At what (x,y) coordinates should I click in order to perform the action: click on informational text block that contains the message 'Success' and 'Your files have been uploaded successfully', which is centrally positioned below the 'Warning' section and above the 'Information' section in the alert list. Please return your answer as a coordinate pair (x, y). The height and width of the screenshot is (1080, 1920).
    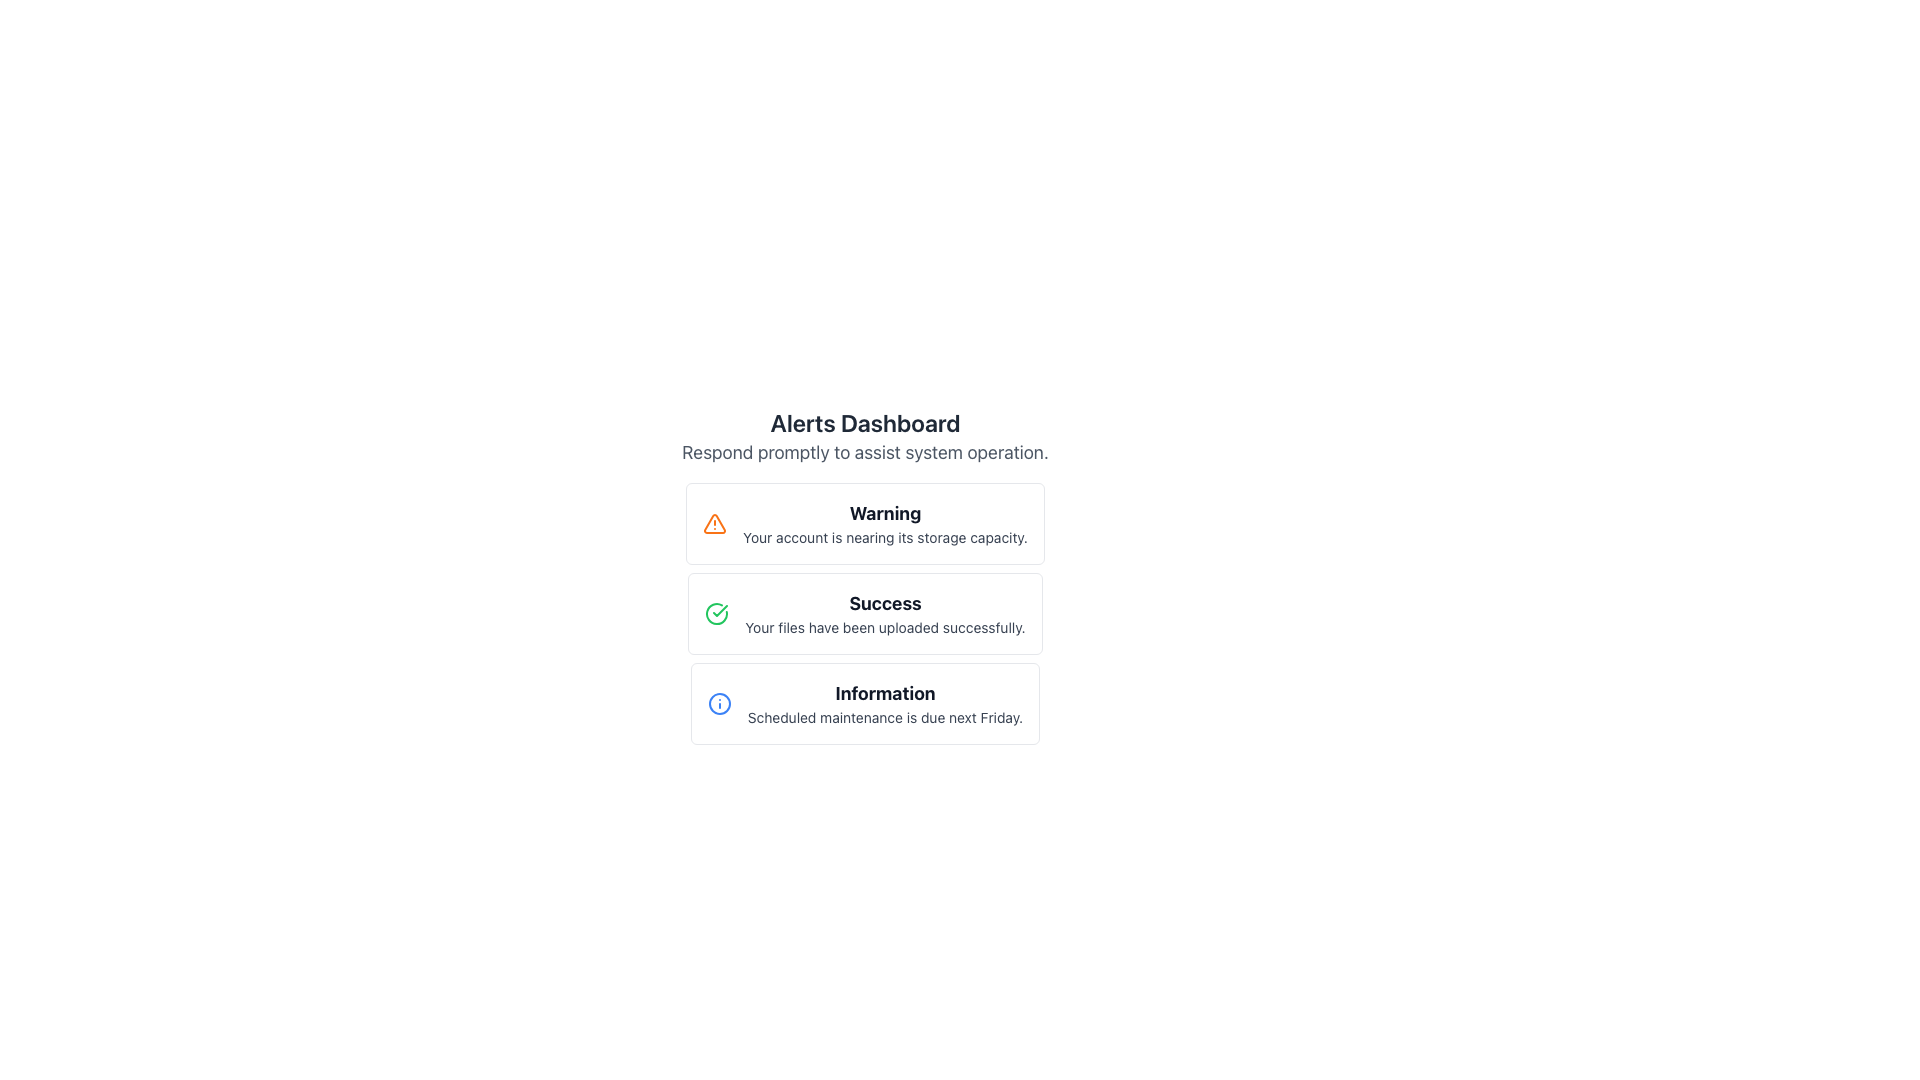
    Looking at the image, I should click on (884, 612).